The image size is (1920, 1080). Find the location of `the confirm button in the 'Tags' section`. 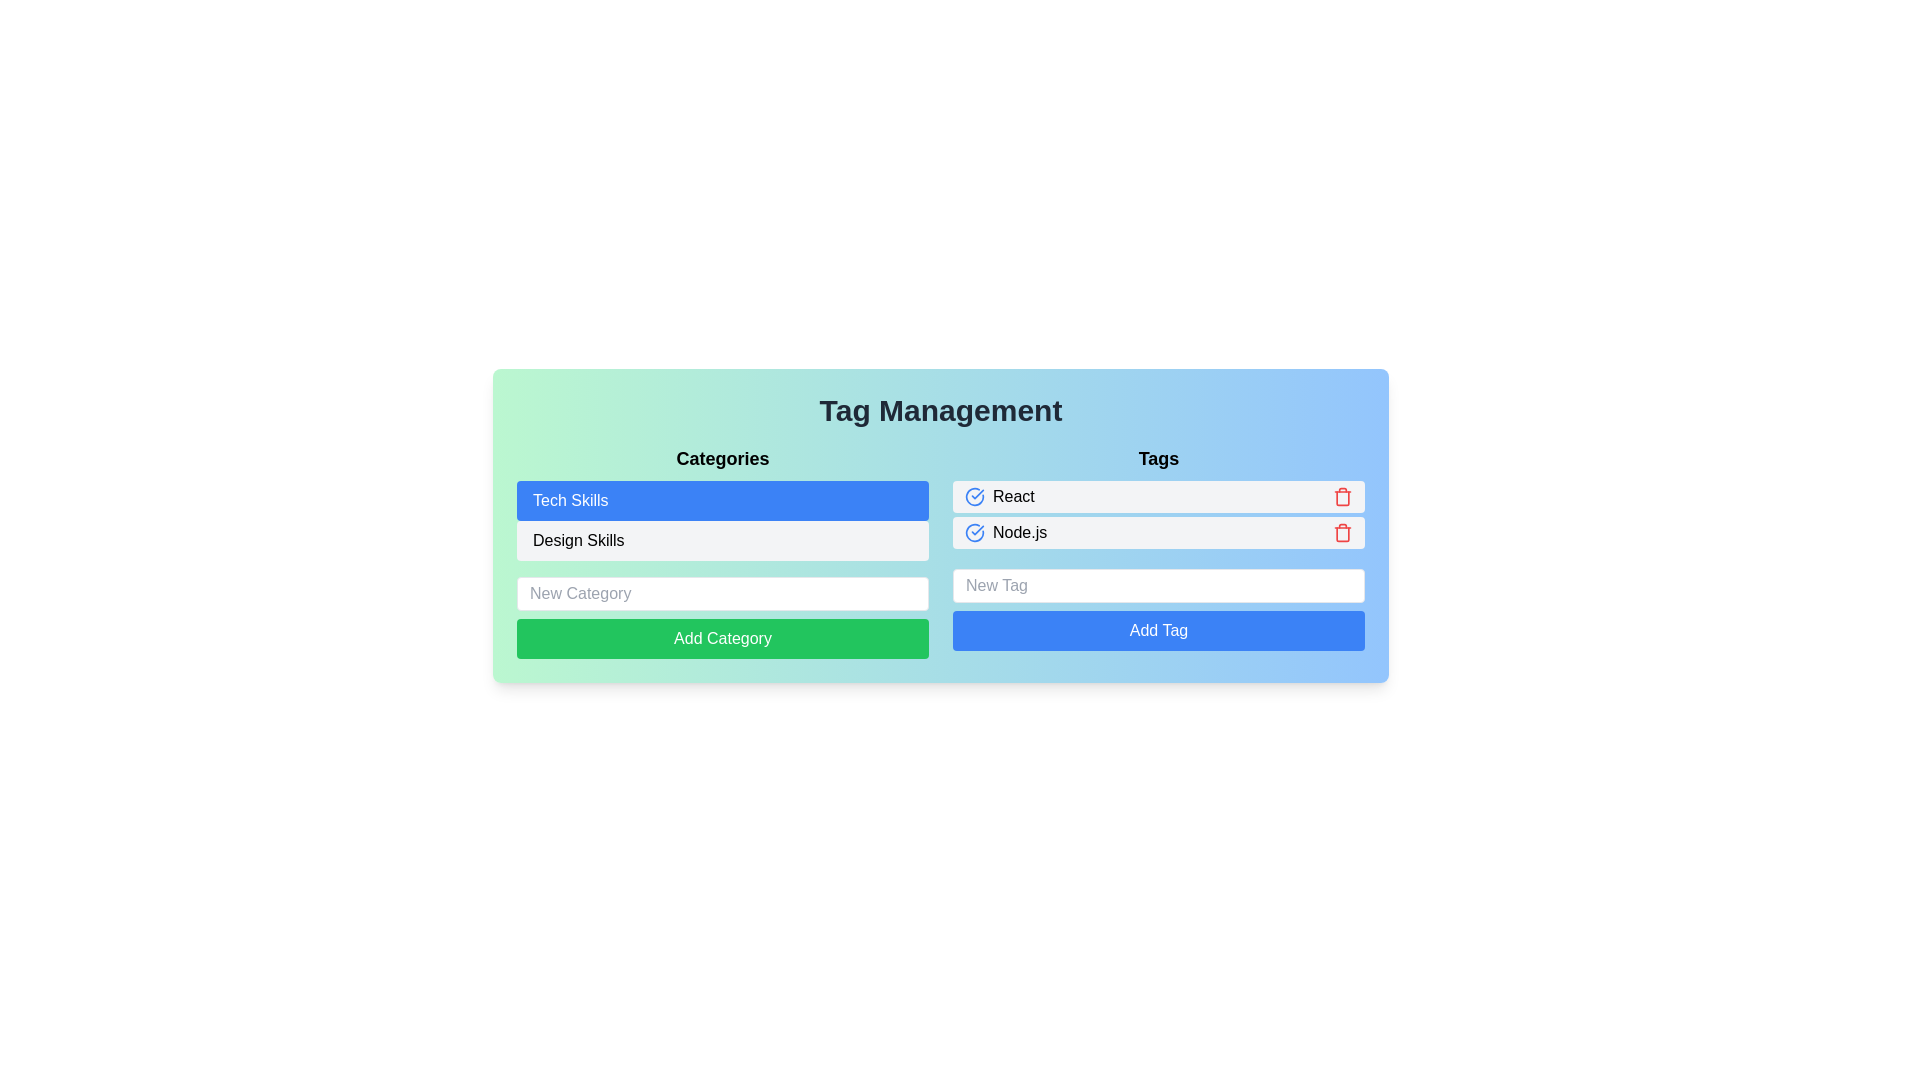

the confirm button in the 'Tags' section is located at coordinates (1158, 631).